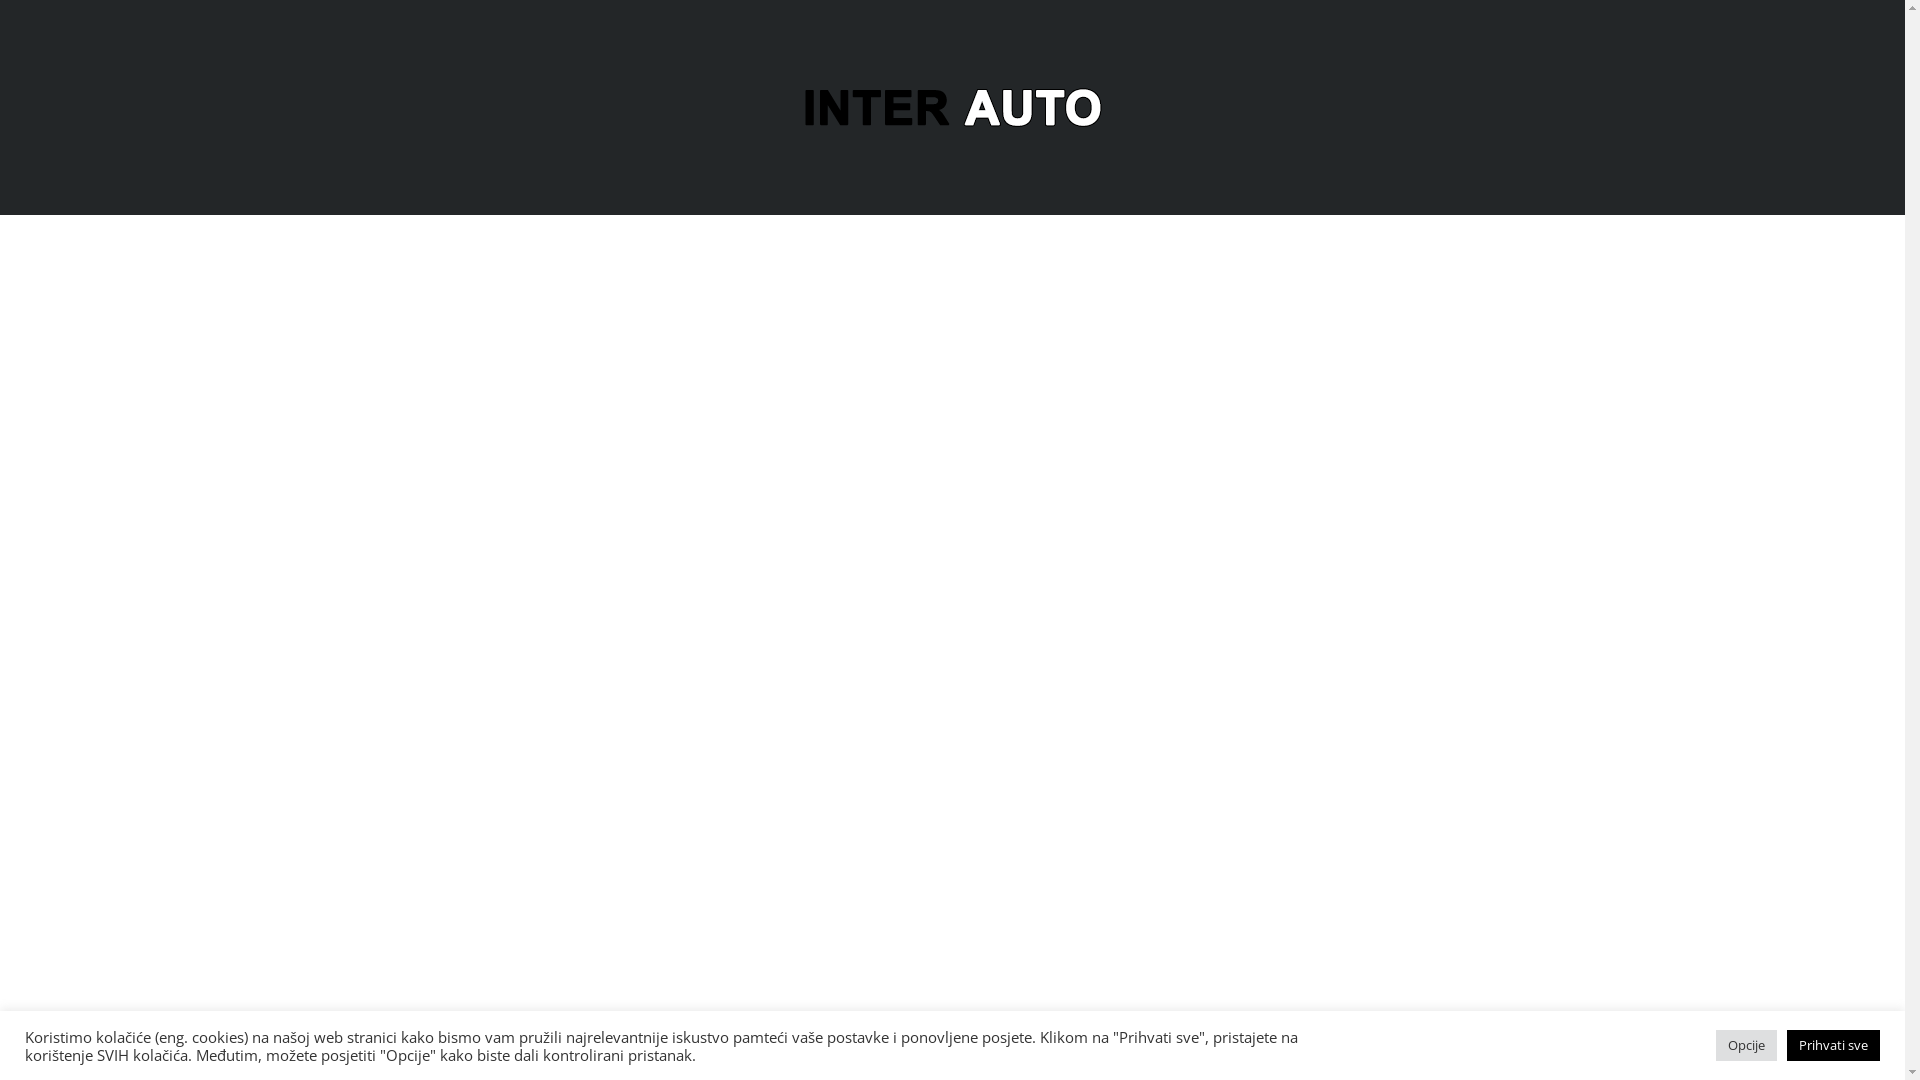 This screenshot has width=1920, height=1080. I want to click on 'Opcije', so click(1745, 1044).